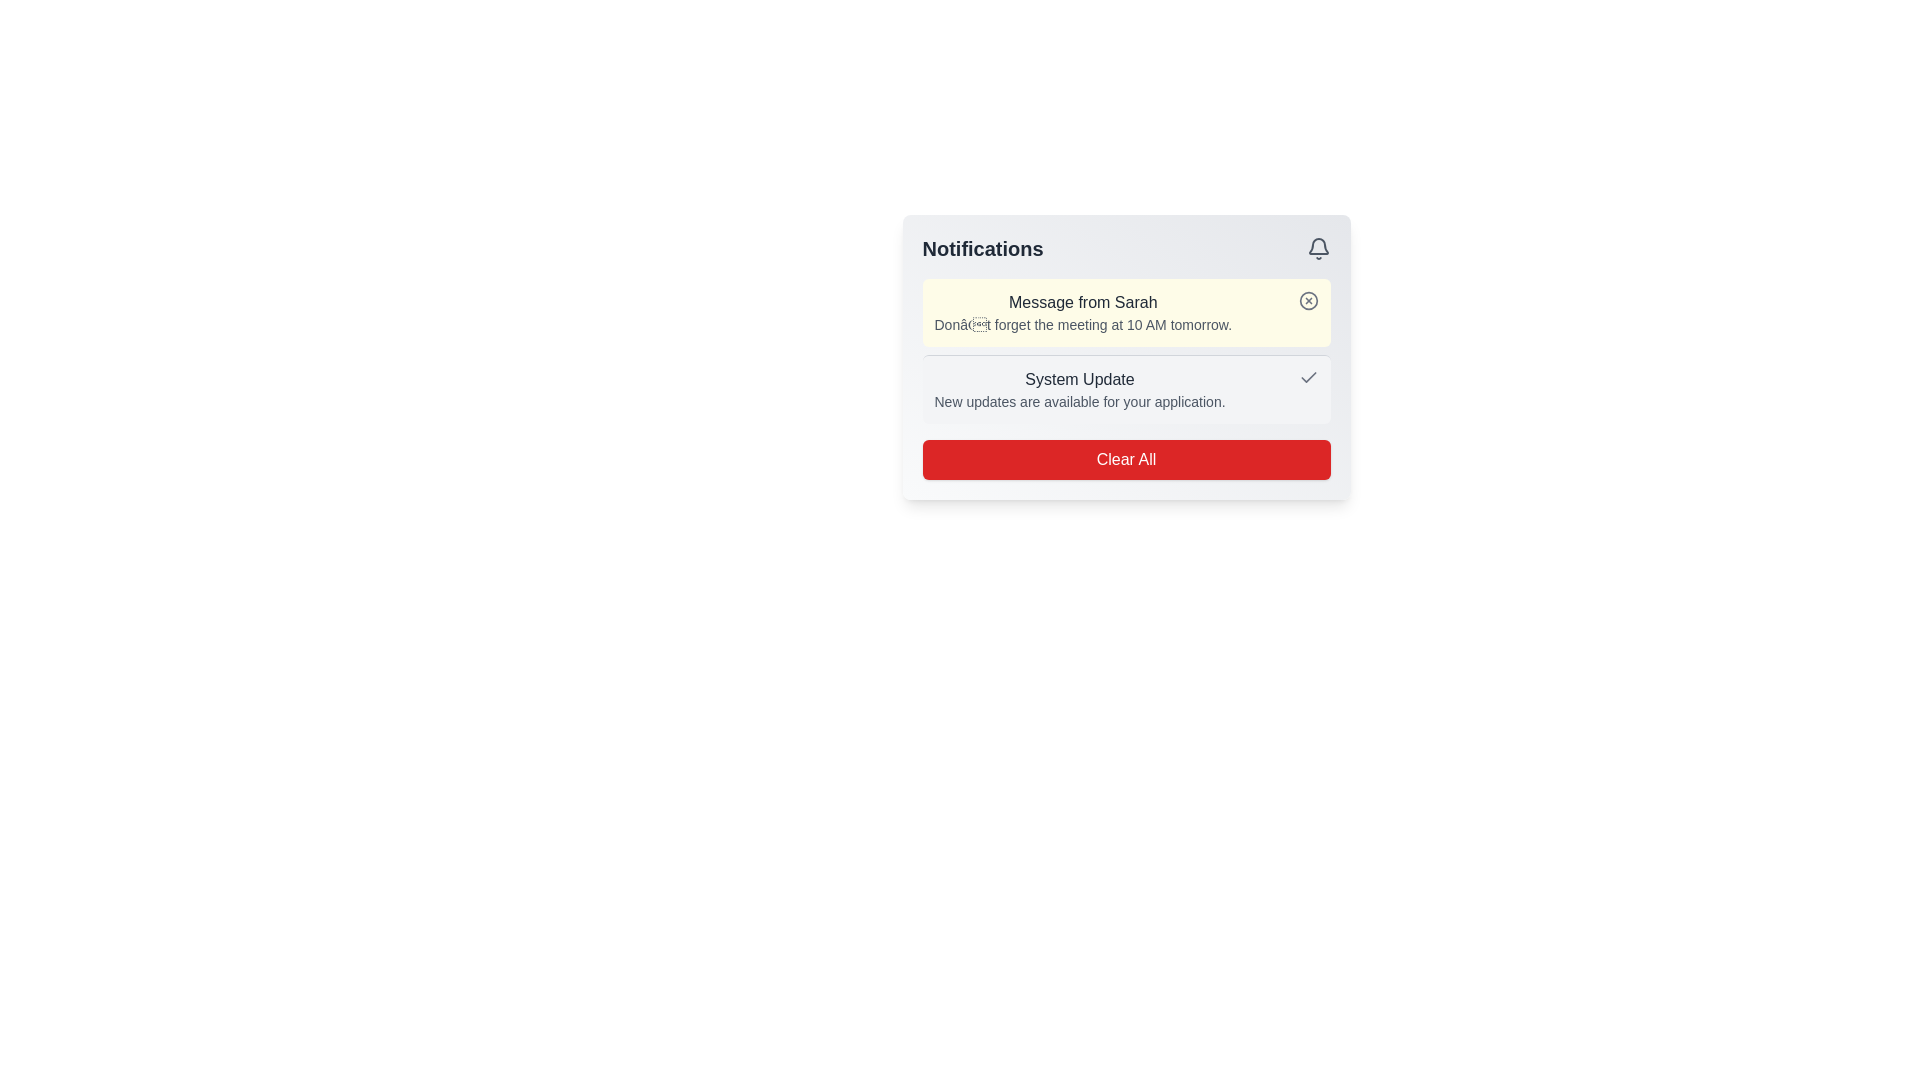 The image size is (1920, 1080). What do you see at coordinates (1082, 323) in the screenshot?
I see `information displayed in the Text Label which conveys a message notification about an upcoming event or reminder, positioned beneath the 'Message from Sarah' heading` at bounding box center [1082, 323].